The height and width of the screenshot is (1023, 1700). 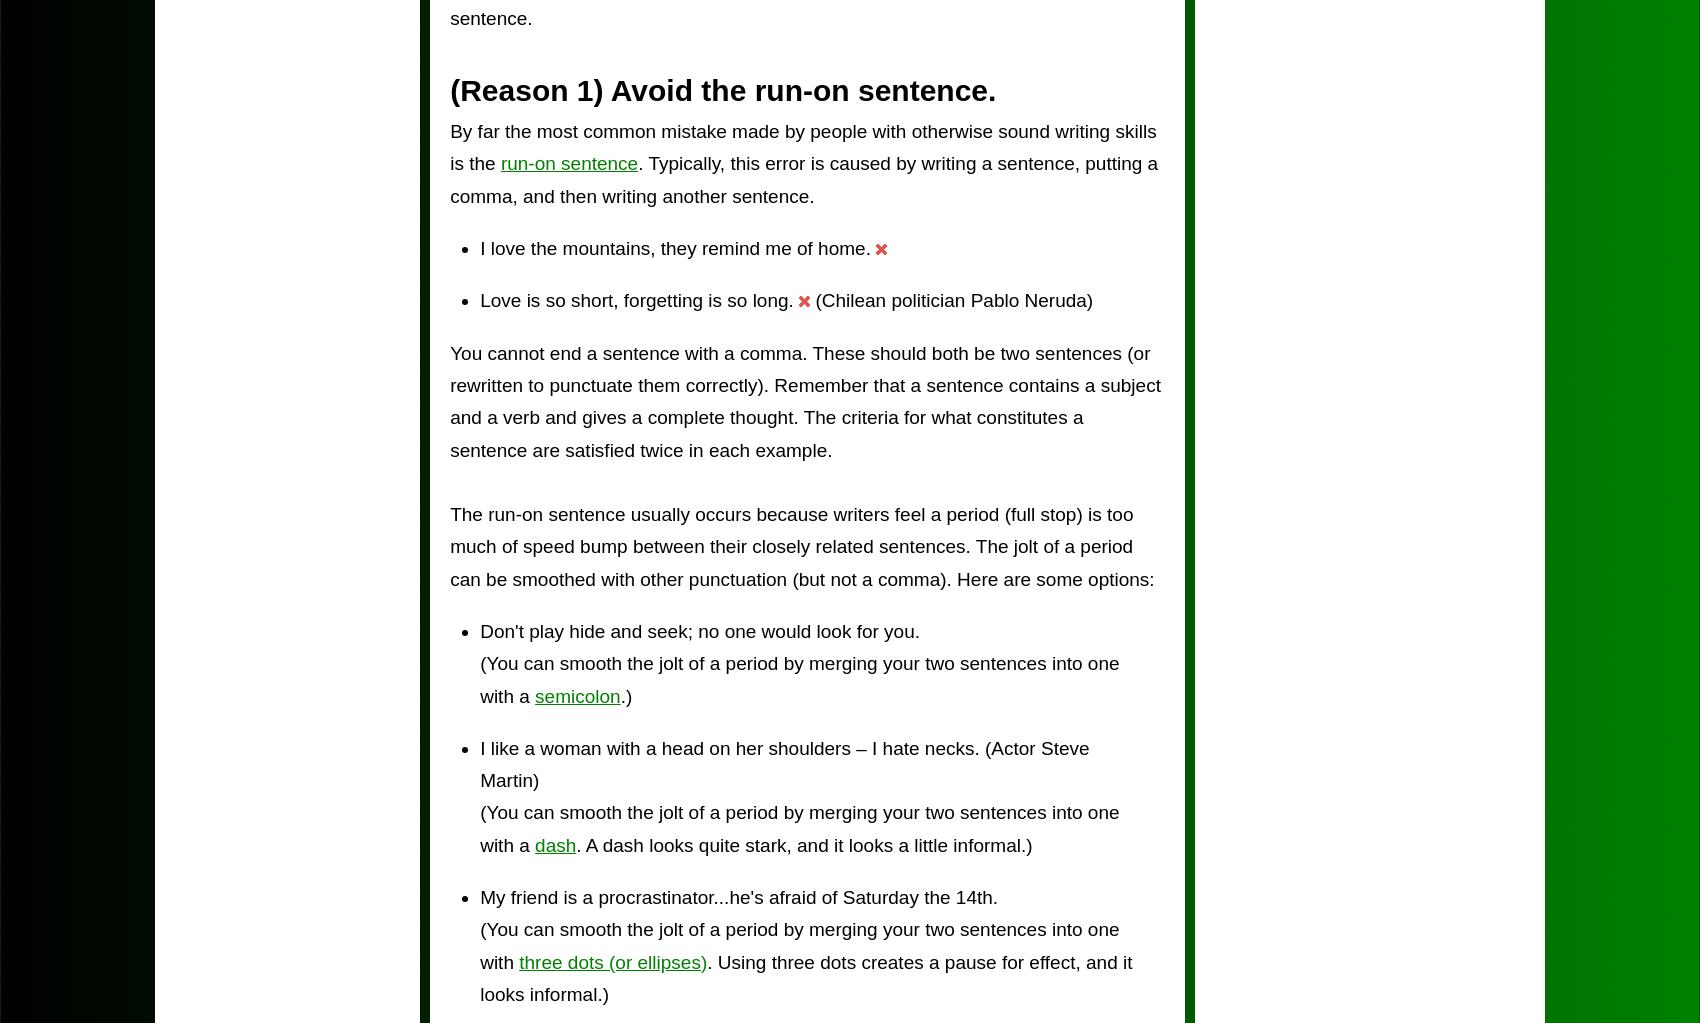 What do you see at coordinates (802, 843) in the screenshot?
I see `'. A dash looks quite stark, and it looks a little informal.)'` at bounding box center [802, 843].